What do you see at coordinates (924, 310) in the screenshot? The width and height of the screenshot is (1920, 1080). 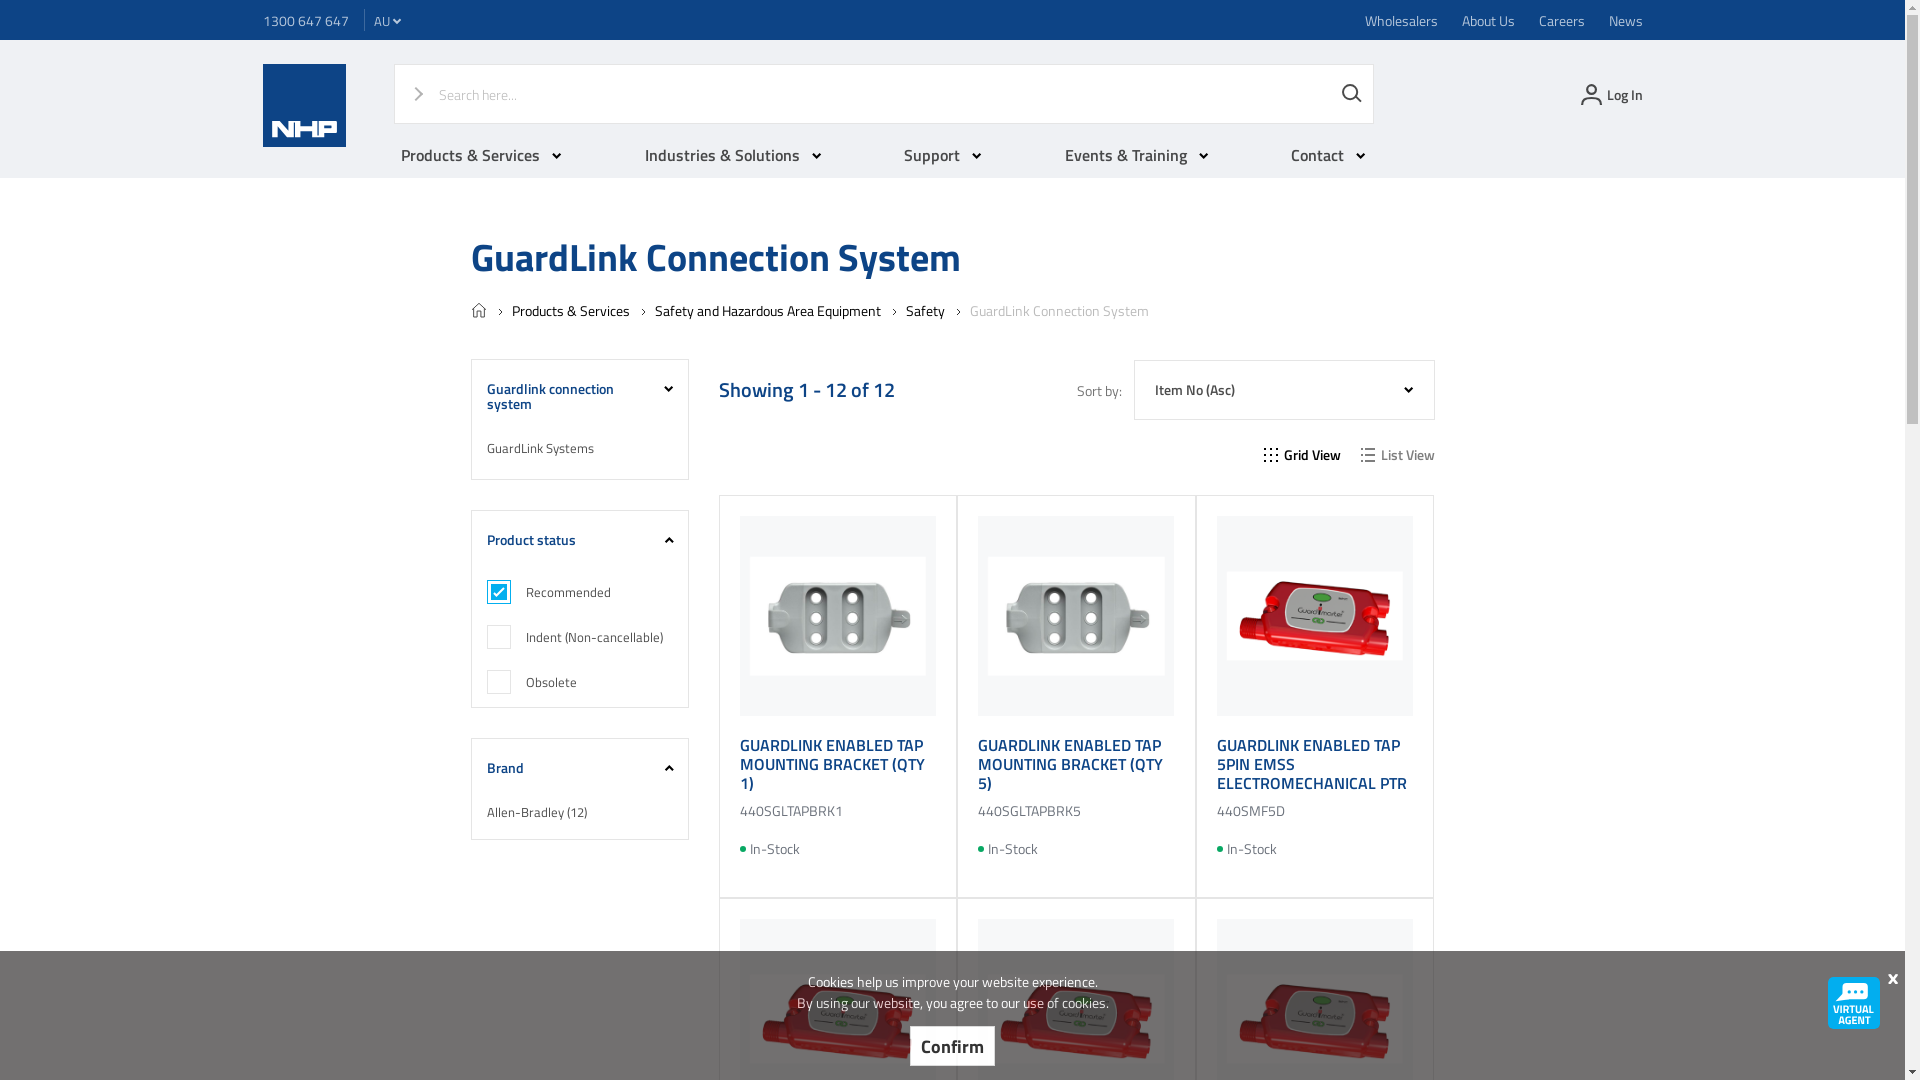 I see `'Safety'` at bounding box center [924, 310].